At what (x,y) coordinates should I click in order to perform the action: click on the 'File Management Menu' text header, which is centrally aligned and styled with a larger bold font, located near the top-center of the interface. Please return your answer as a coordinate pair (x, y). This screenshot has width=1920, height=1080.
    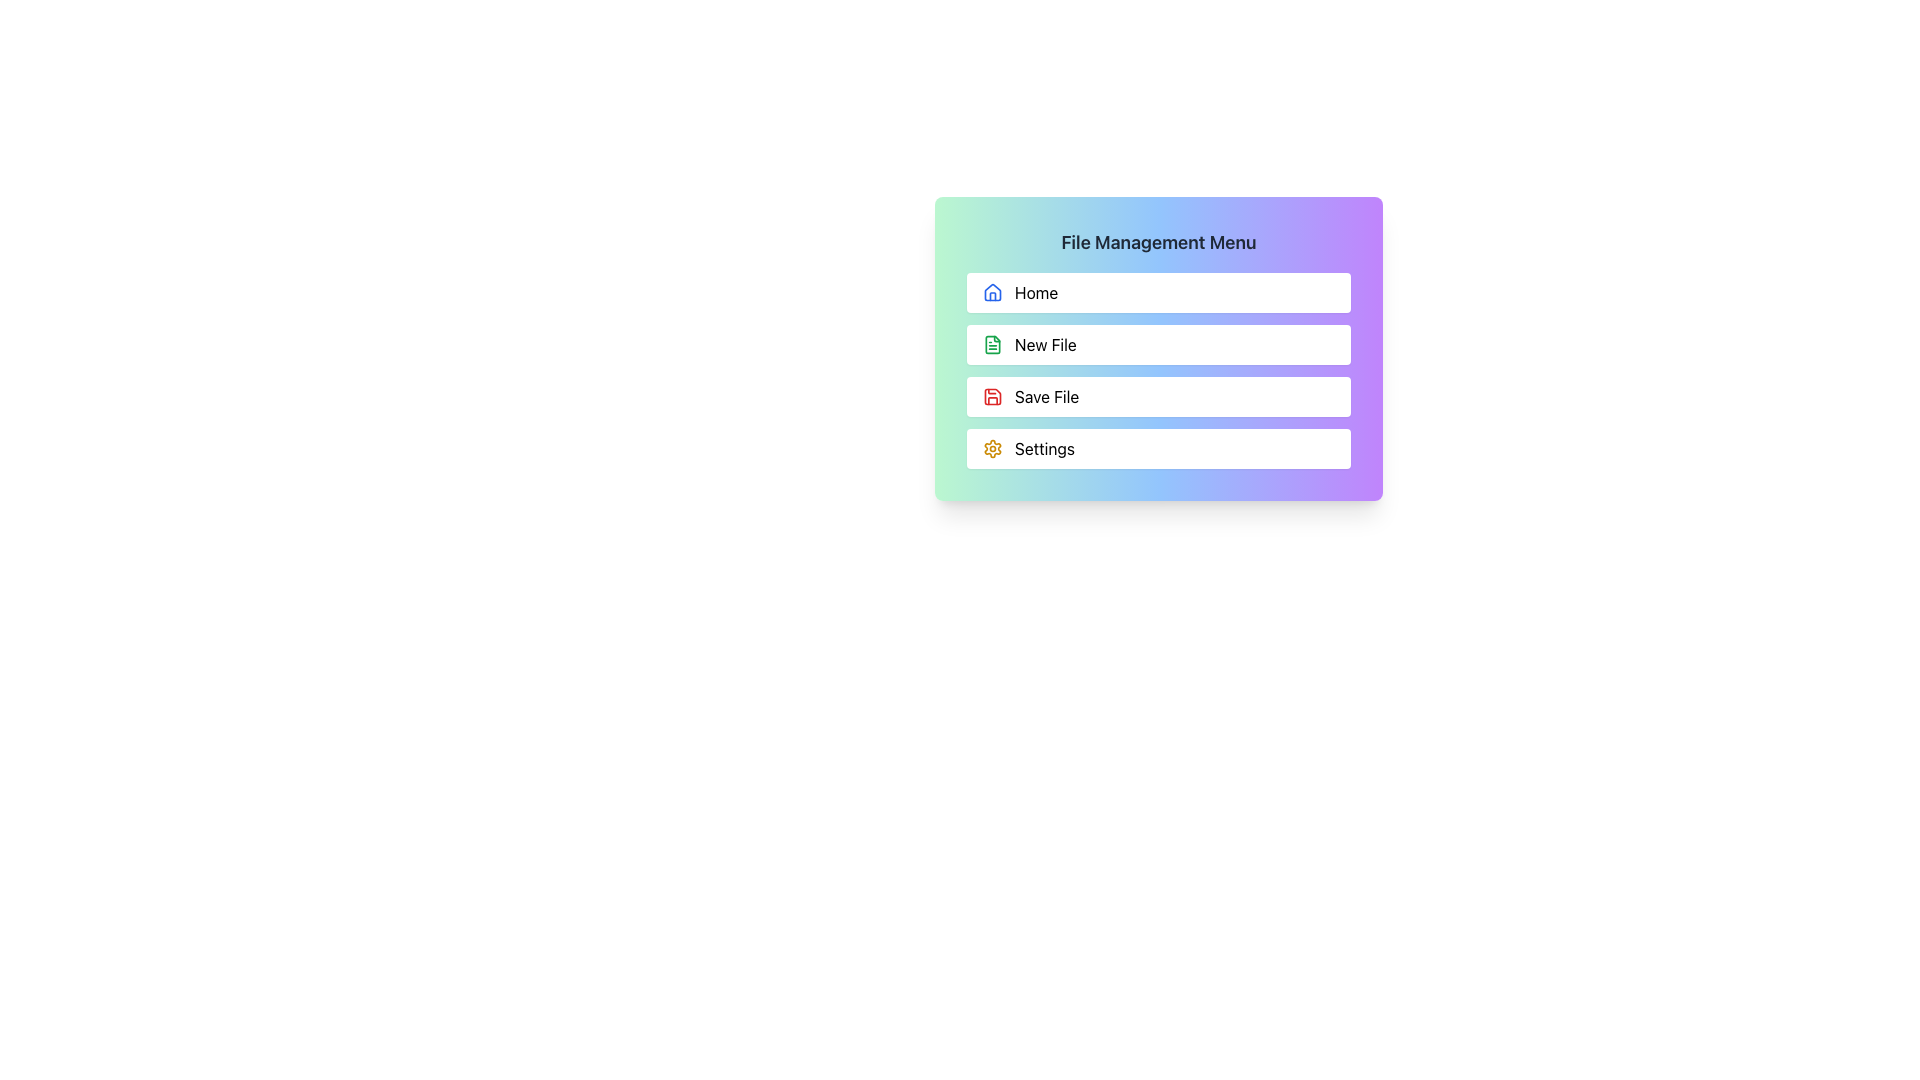
    Looking at the image, I should click on (1158, 242).